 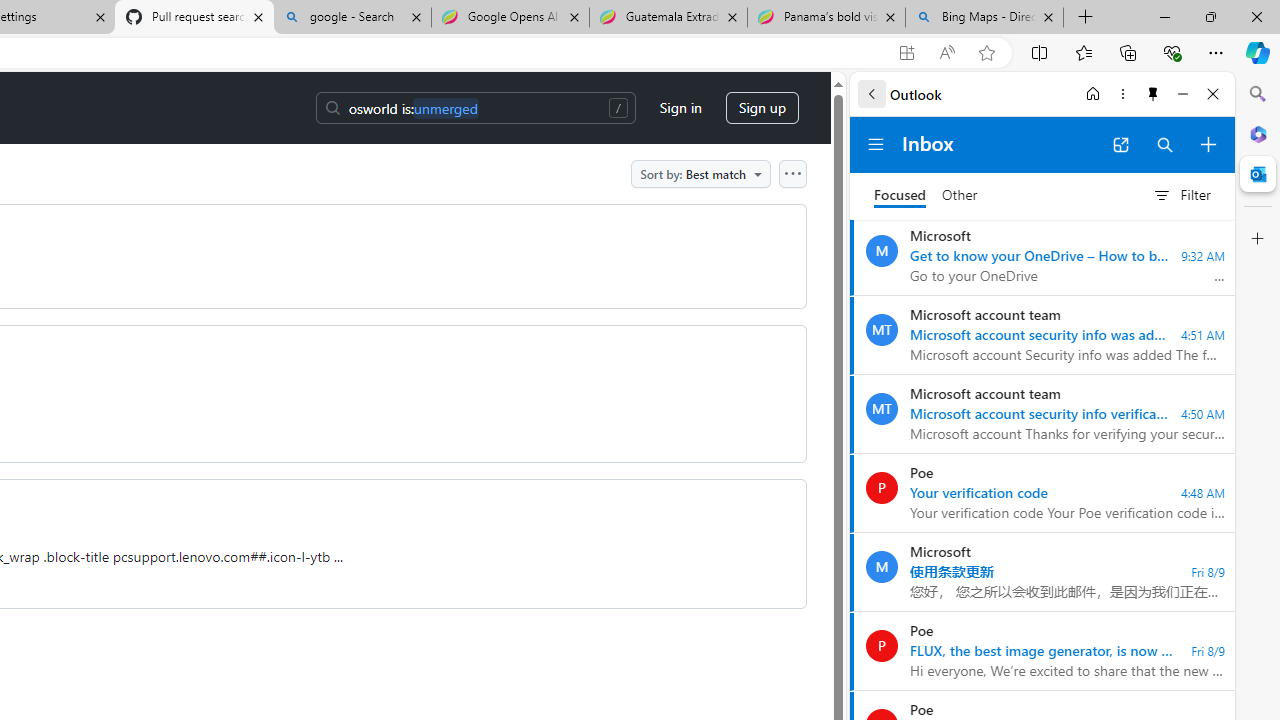 I want to click on 'Focused', so click(x=899, y=195).